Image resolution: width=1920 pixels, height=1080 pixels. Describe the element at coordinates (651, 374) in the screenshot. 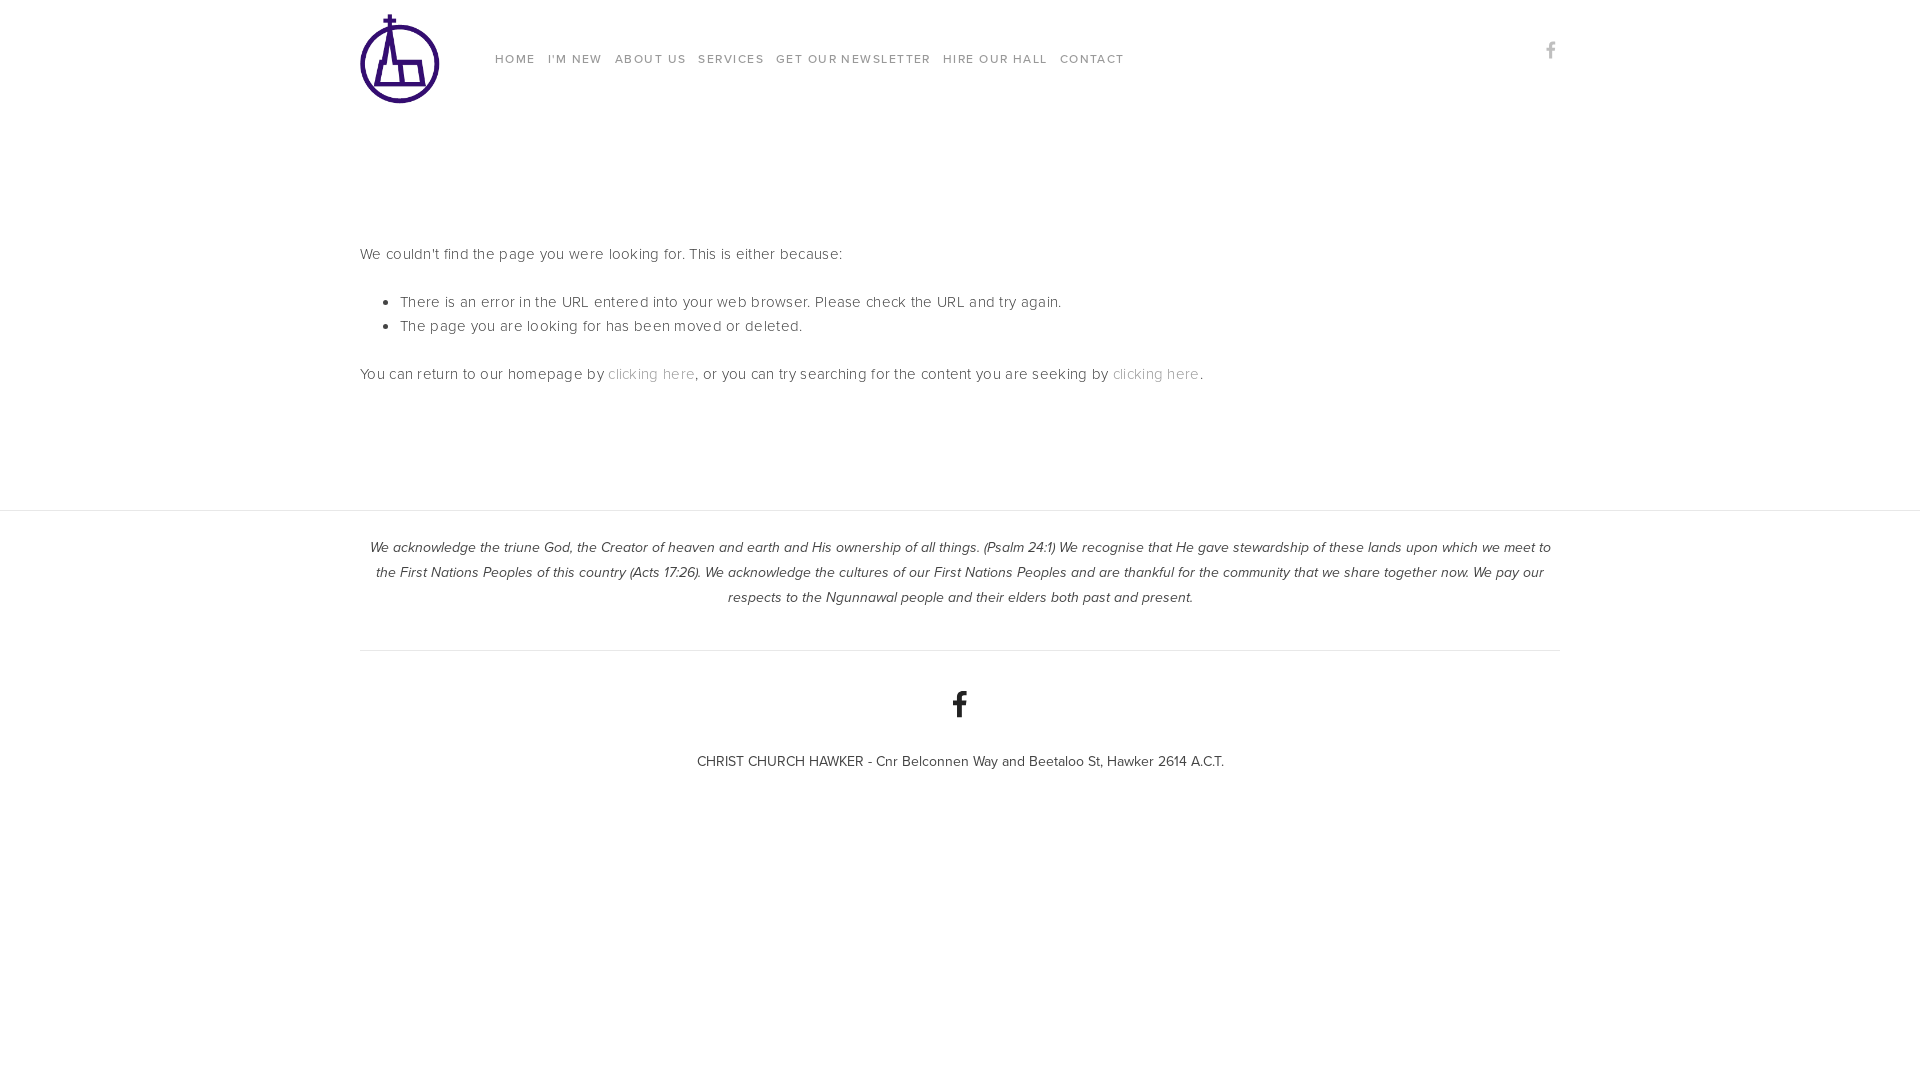

I see `'clicking here'` at that location.